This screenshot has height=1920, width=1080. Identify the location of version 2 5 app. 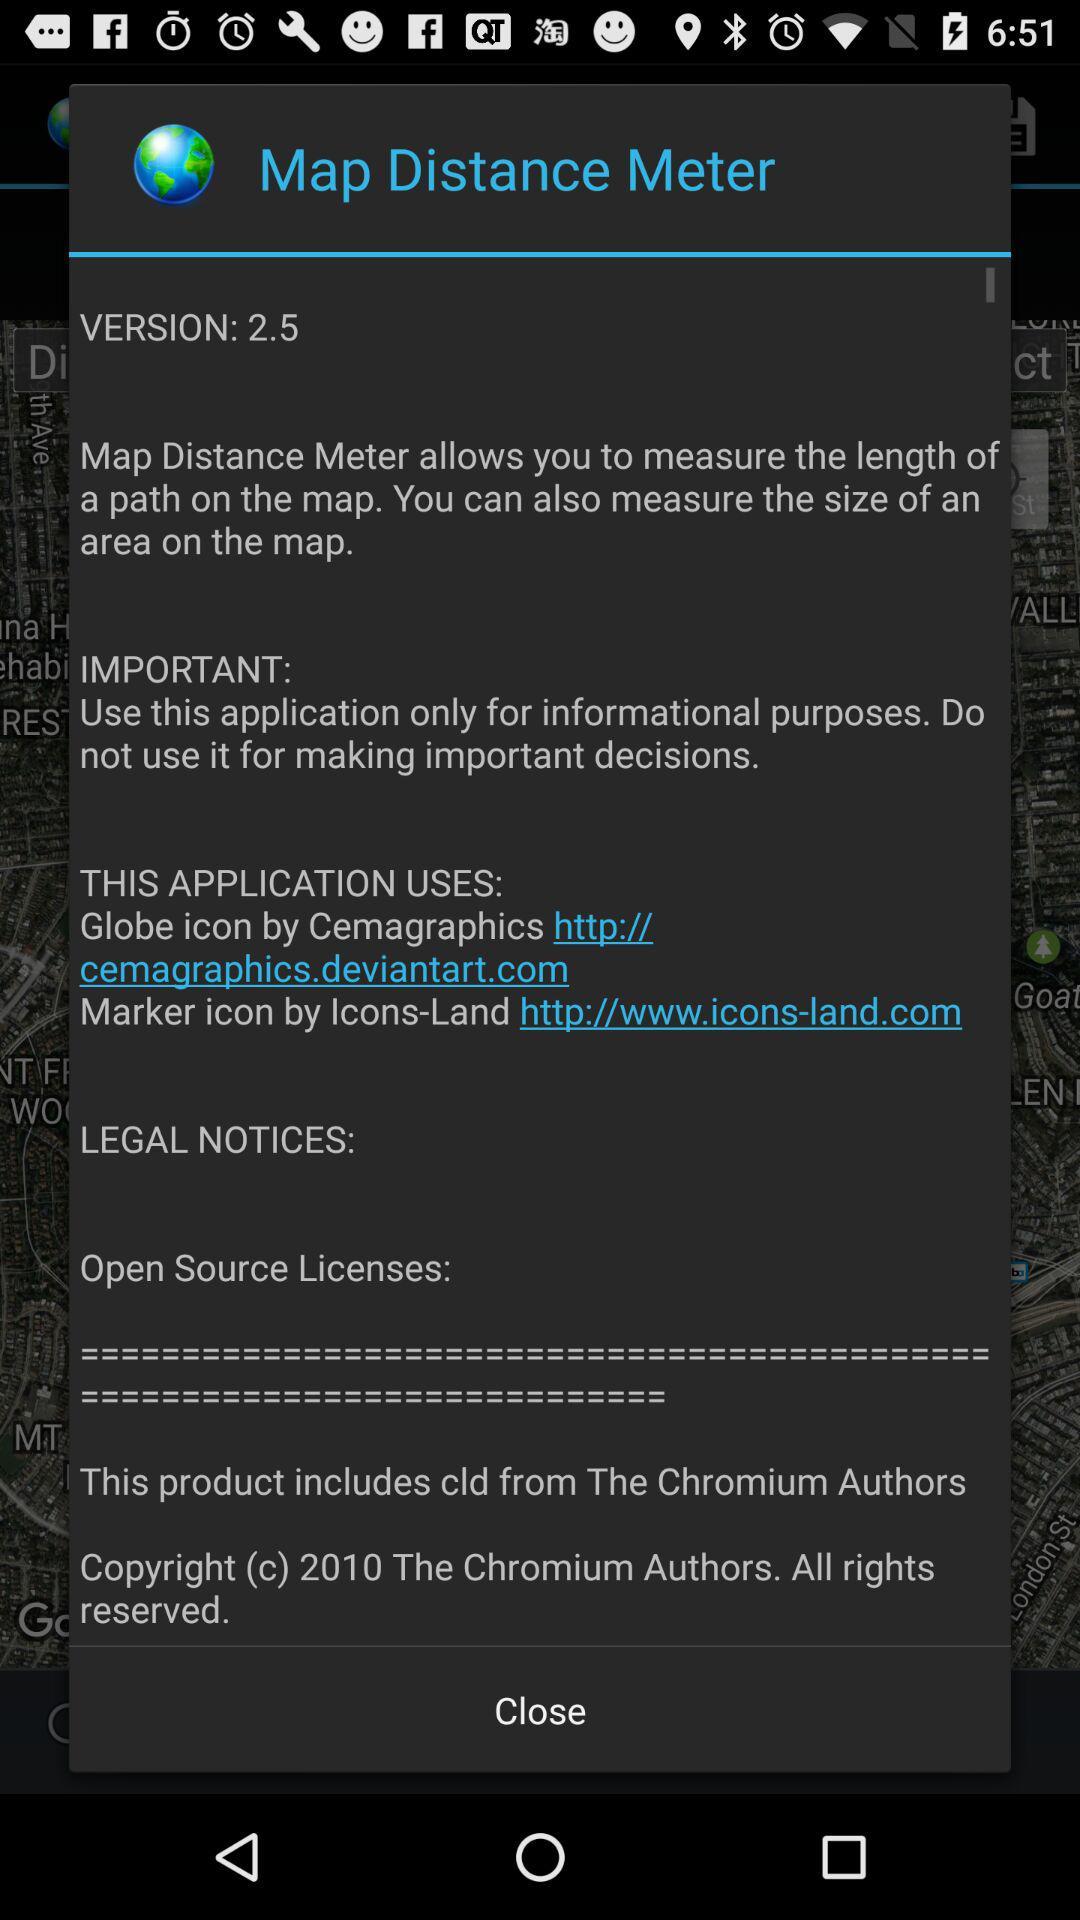
(541, 951).